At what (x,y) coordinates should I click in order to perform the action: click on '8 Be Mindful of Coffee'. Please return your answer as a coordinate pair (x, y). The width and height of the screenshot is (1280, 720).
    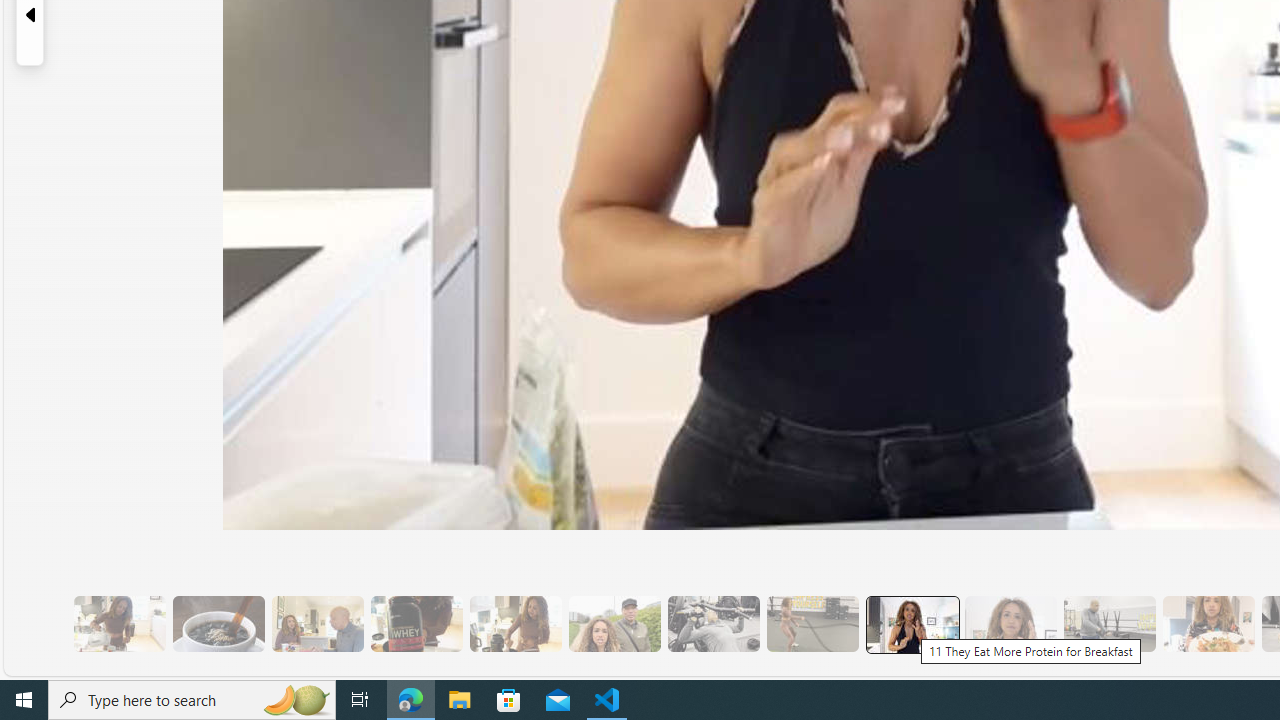
    Looking at the image, I should click on (218, 623).